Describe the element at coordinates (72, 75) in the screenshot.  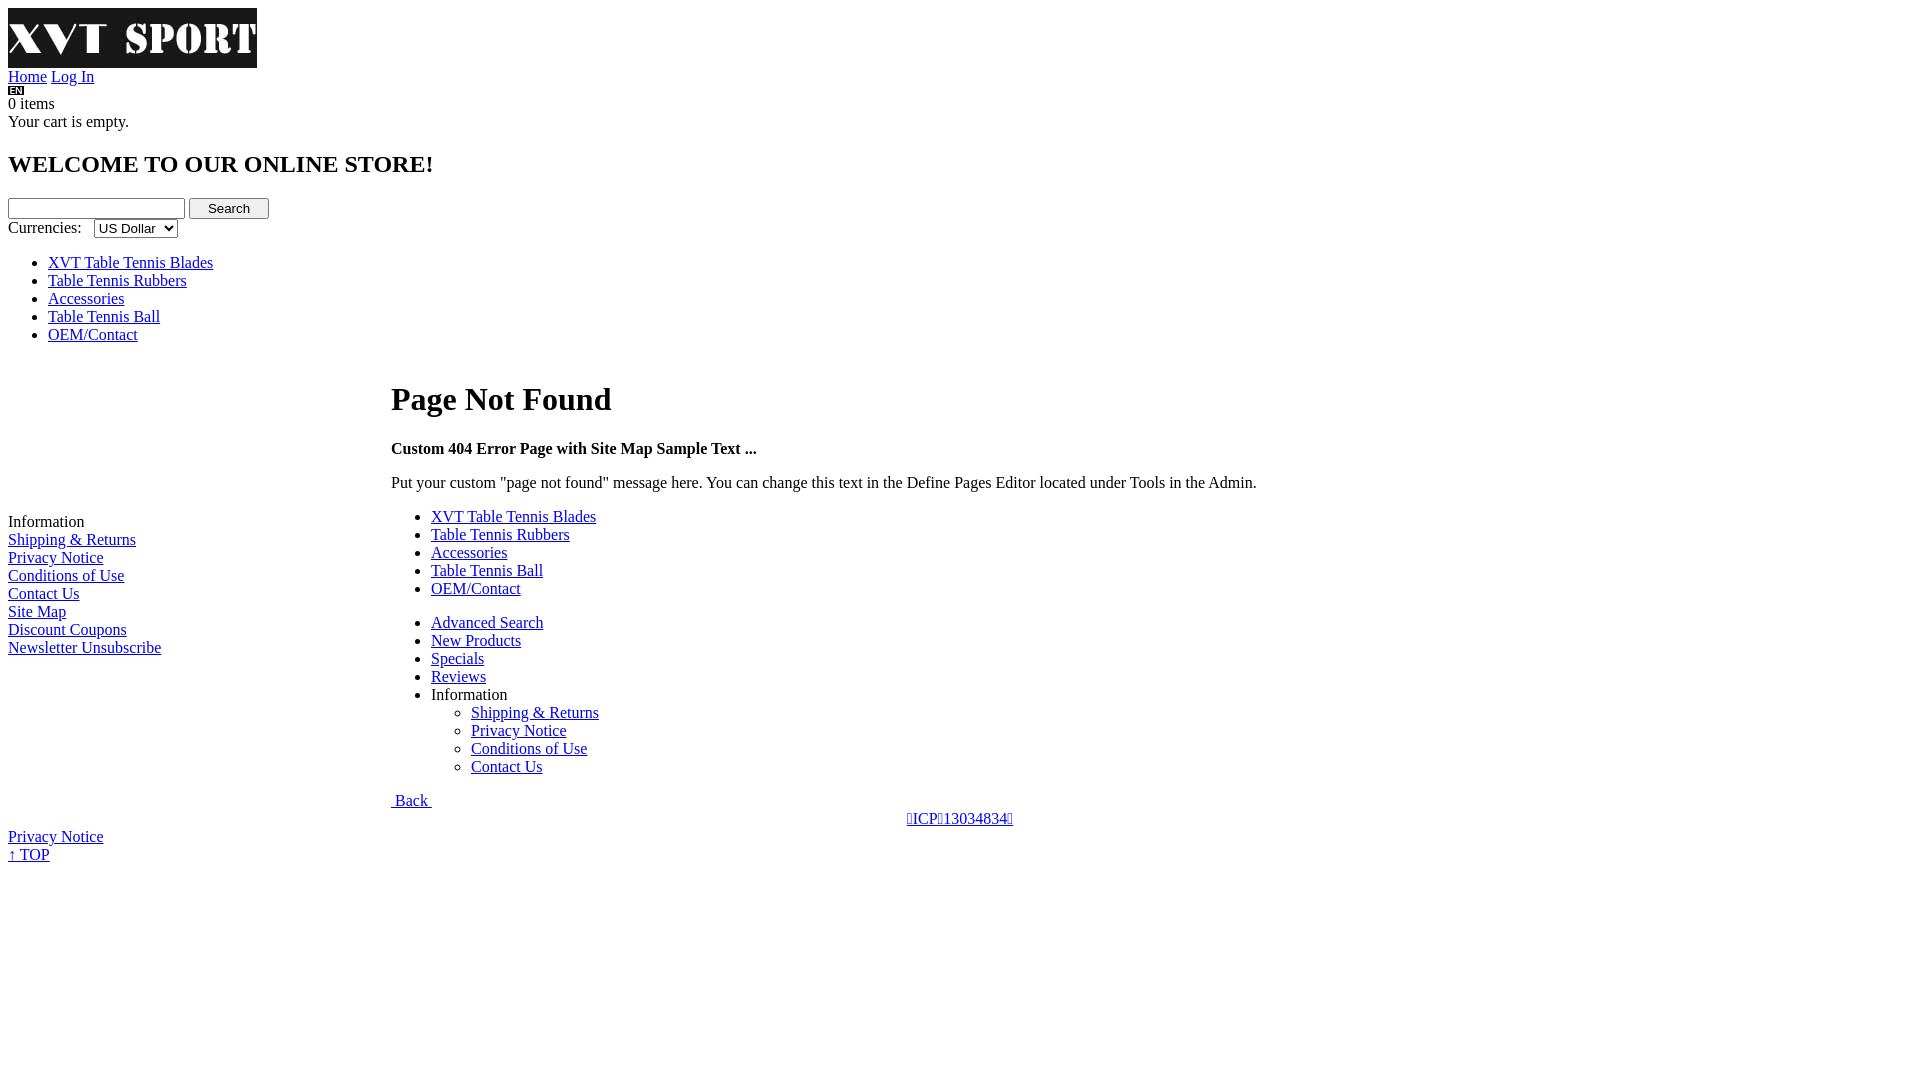
I see `'Log In'` at that location.